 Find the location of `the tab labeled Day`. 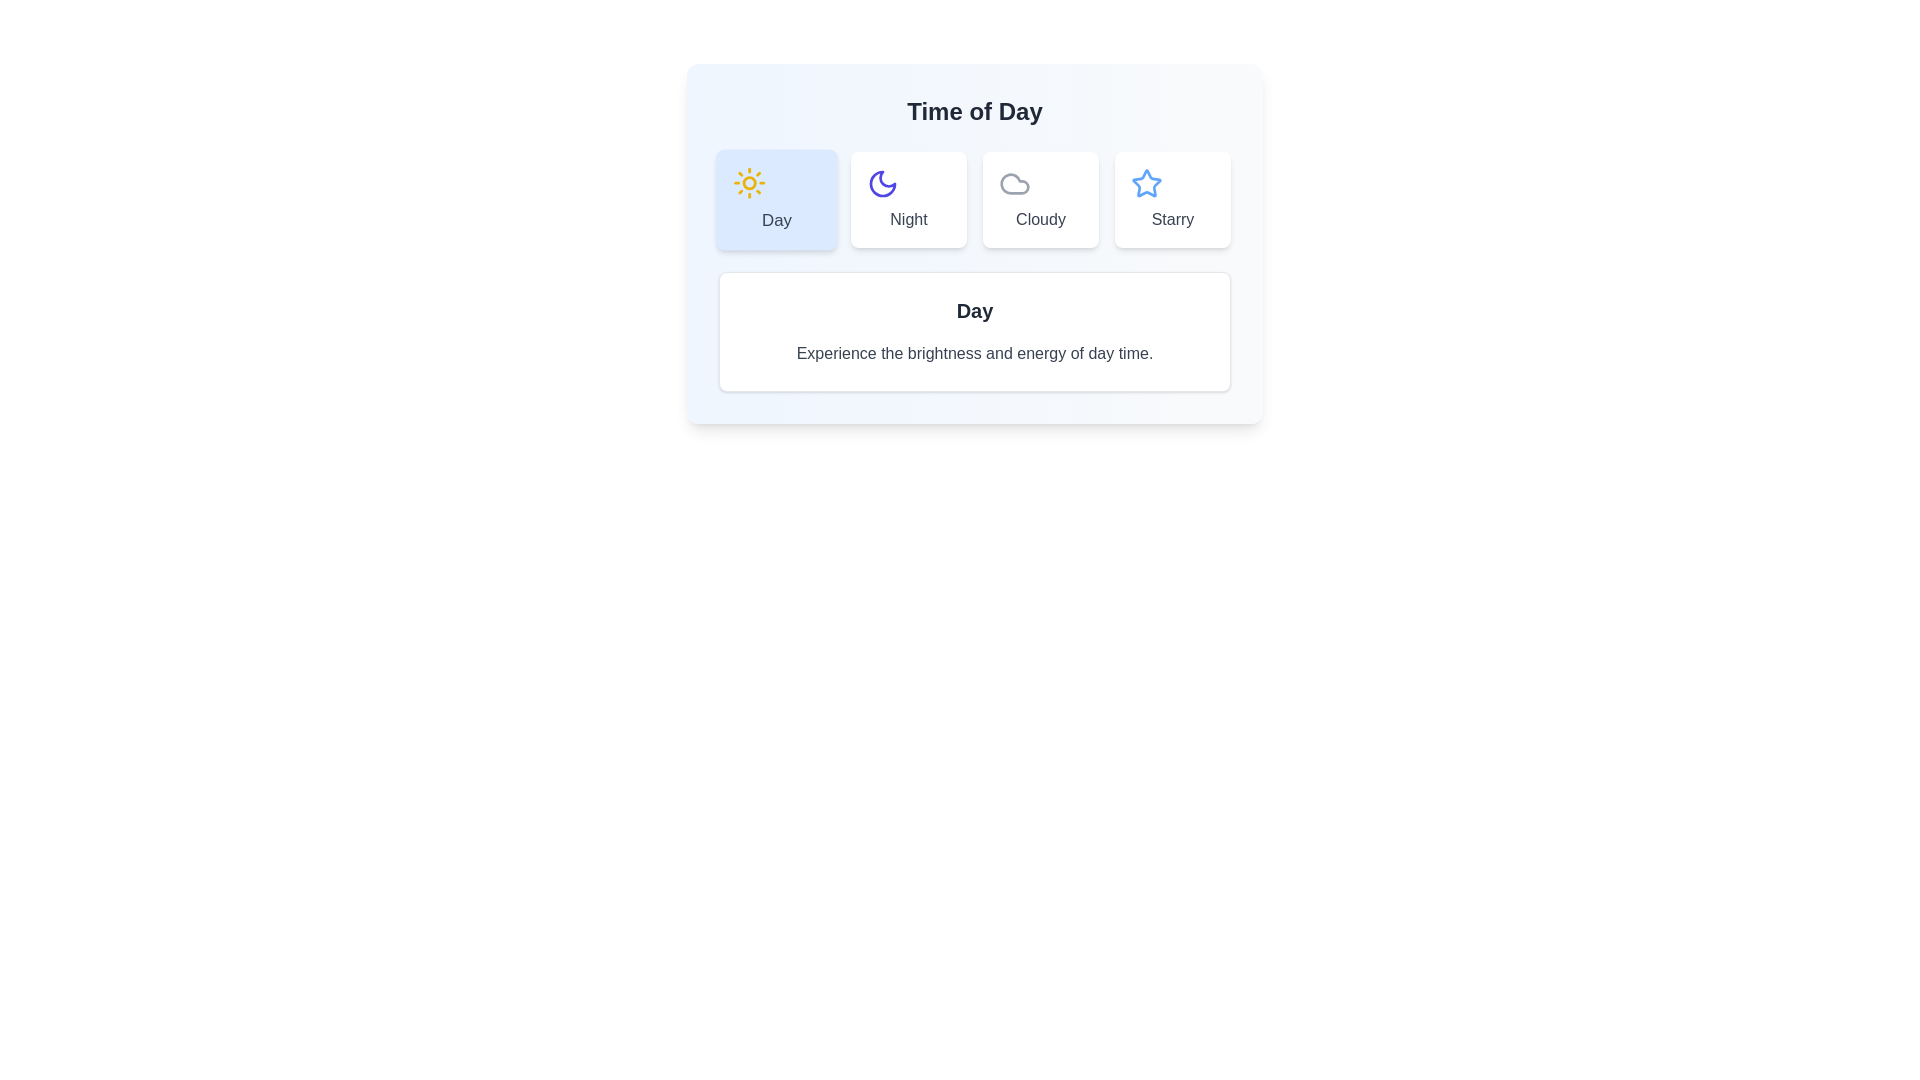

the tab labeled Day is located at coordinates (776, 200).